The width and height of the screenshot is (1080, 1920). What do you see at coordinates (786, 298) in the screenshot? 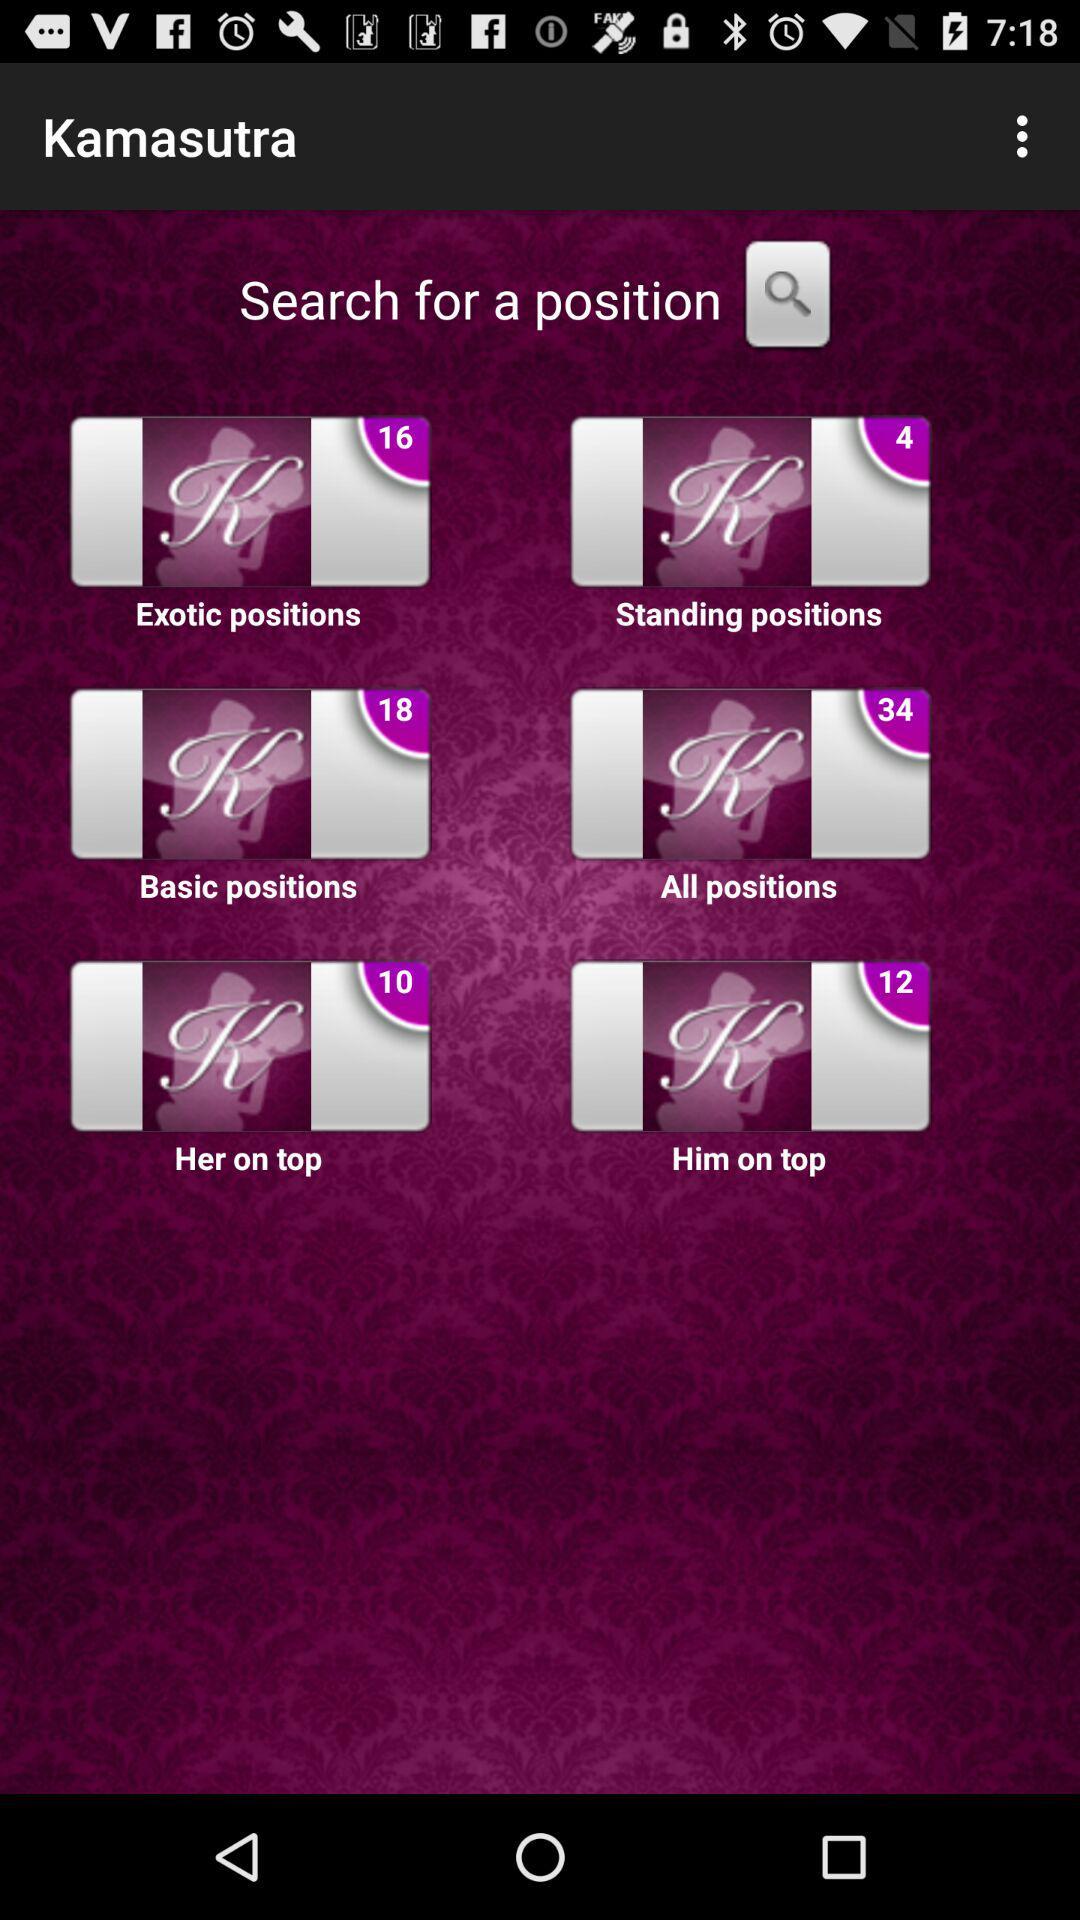
I see `search` at bounding box center [786, 298].